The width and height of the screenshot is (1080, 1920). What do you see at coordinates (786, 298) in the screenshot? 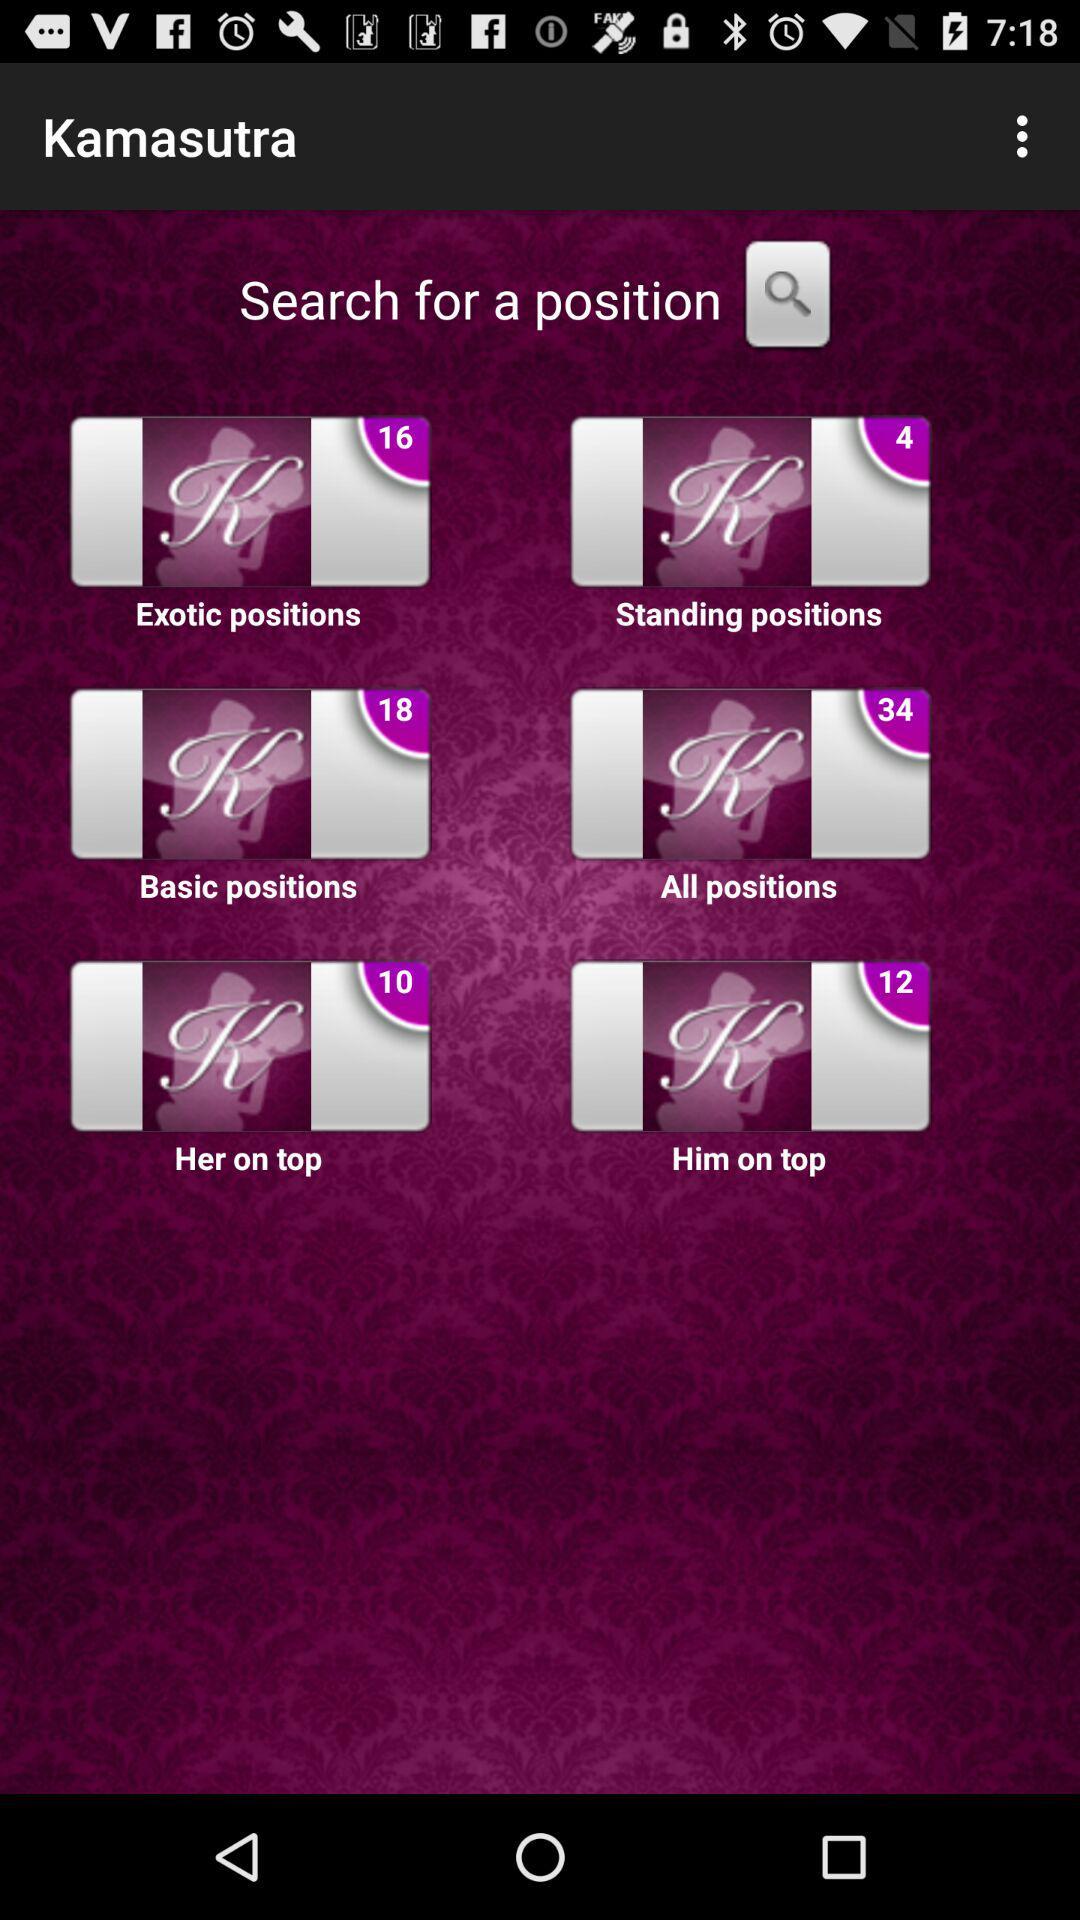
I see `search` at bounding box center [786, 298].